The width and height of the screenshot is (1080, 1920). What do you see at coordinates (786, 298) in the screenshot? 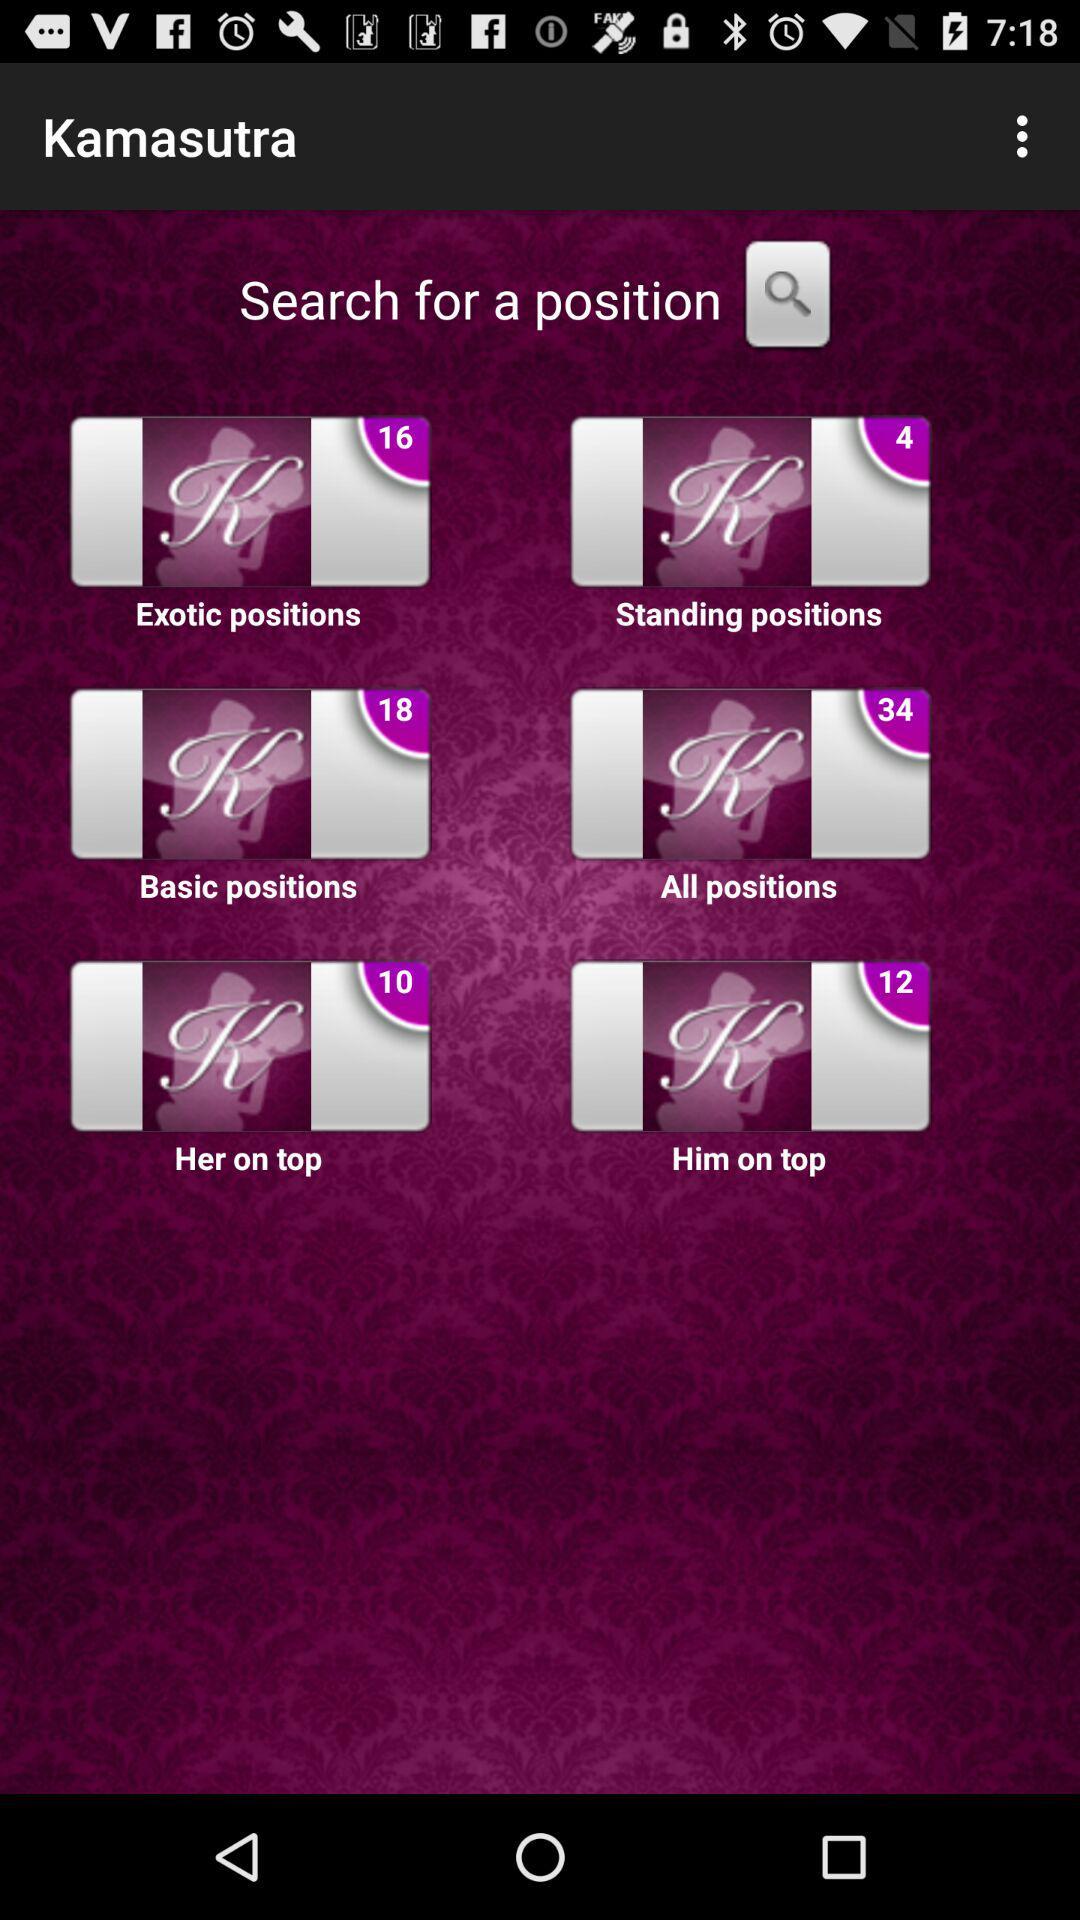
I see `search` at bounding box center [786, 298].